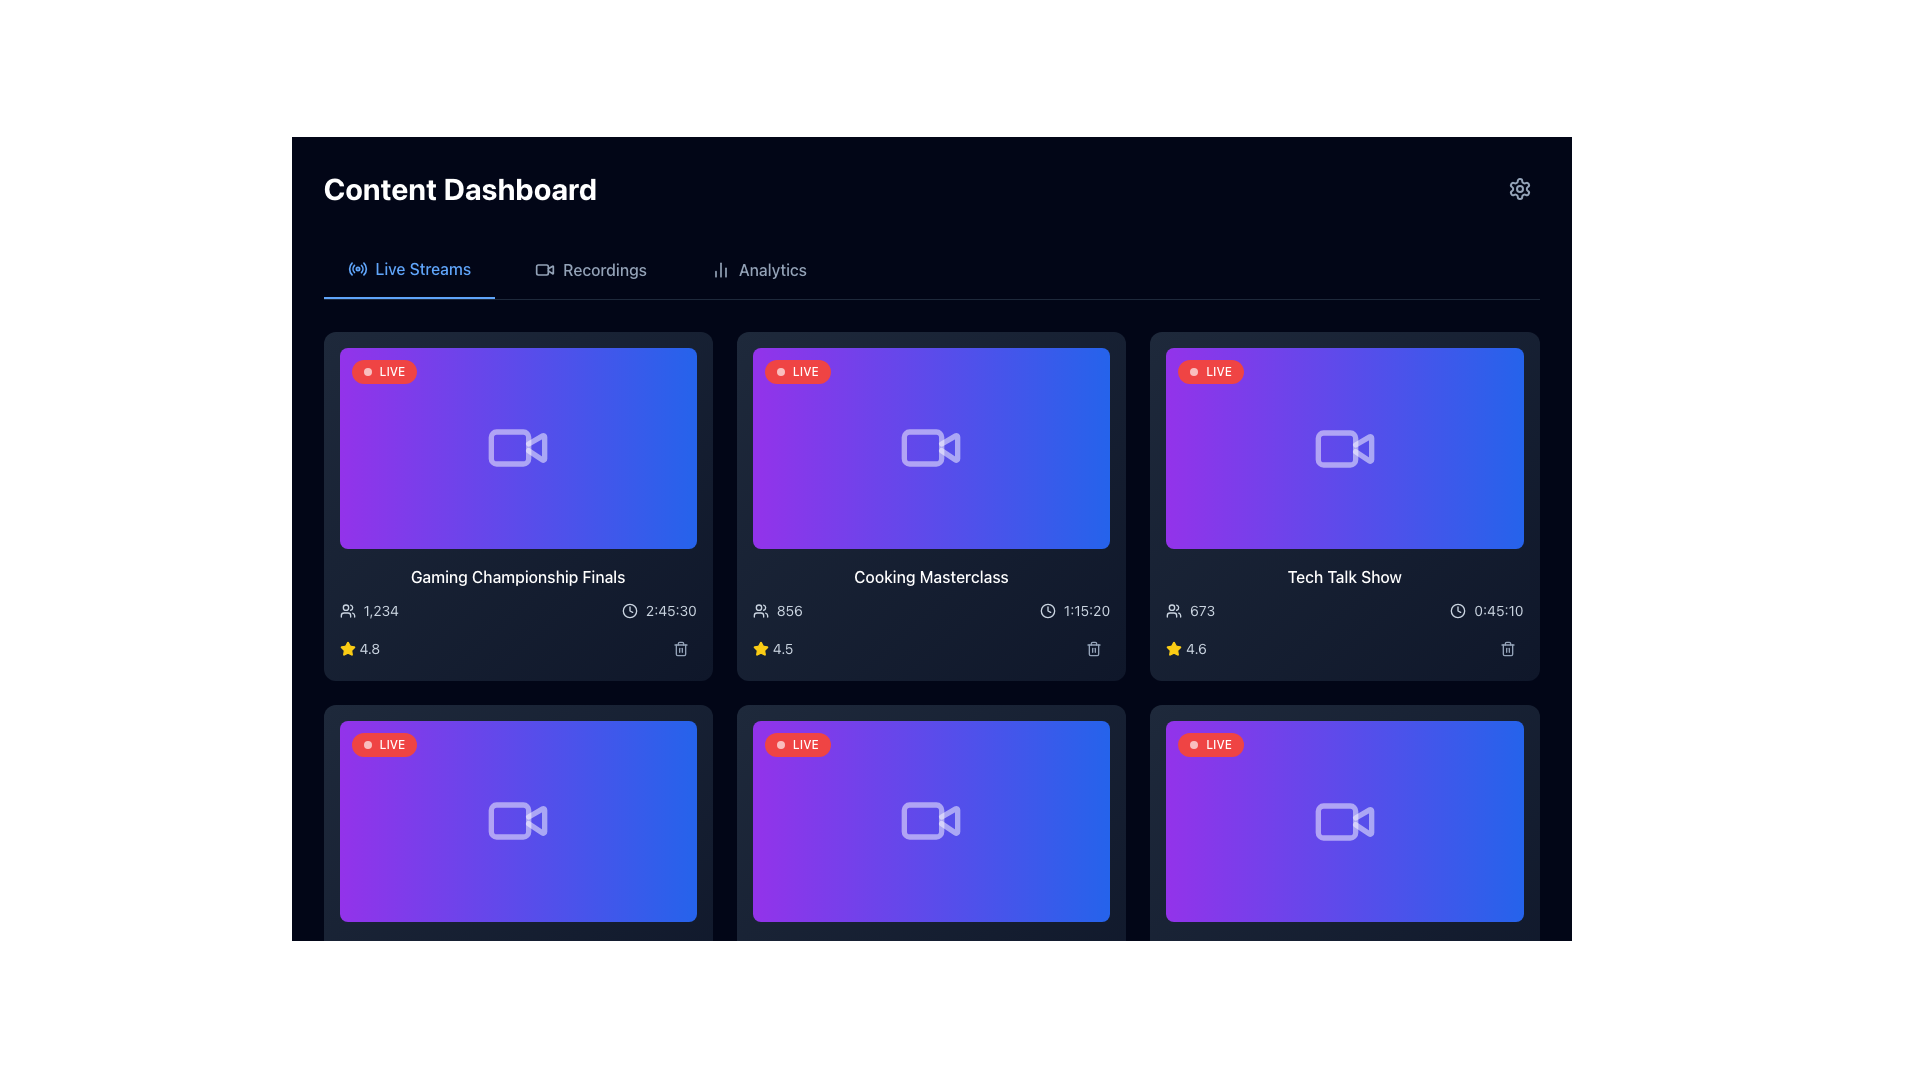  What do you see at coordinates (680, 648) in the screenshot?
I see `the trash can icon button located in the lower right corner of the video card, under the duration information and to the right of the rating star` at bounding box center [680, 648].